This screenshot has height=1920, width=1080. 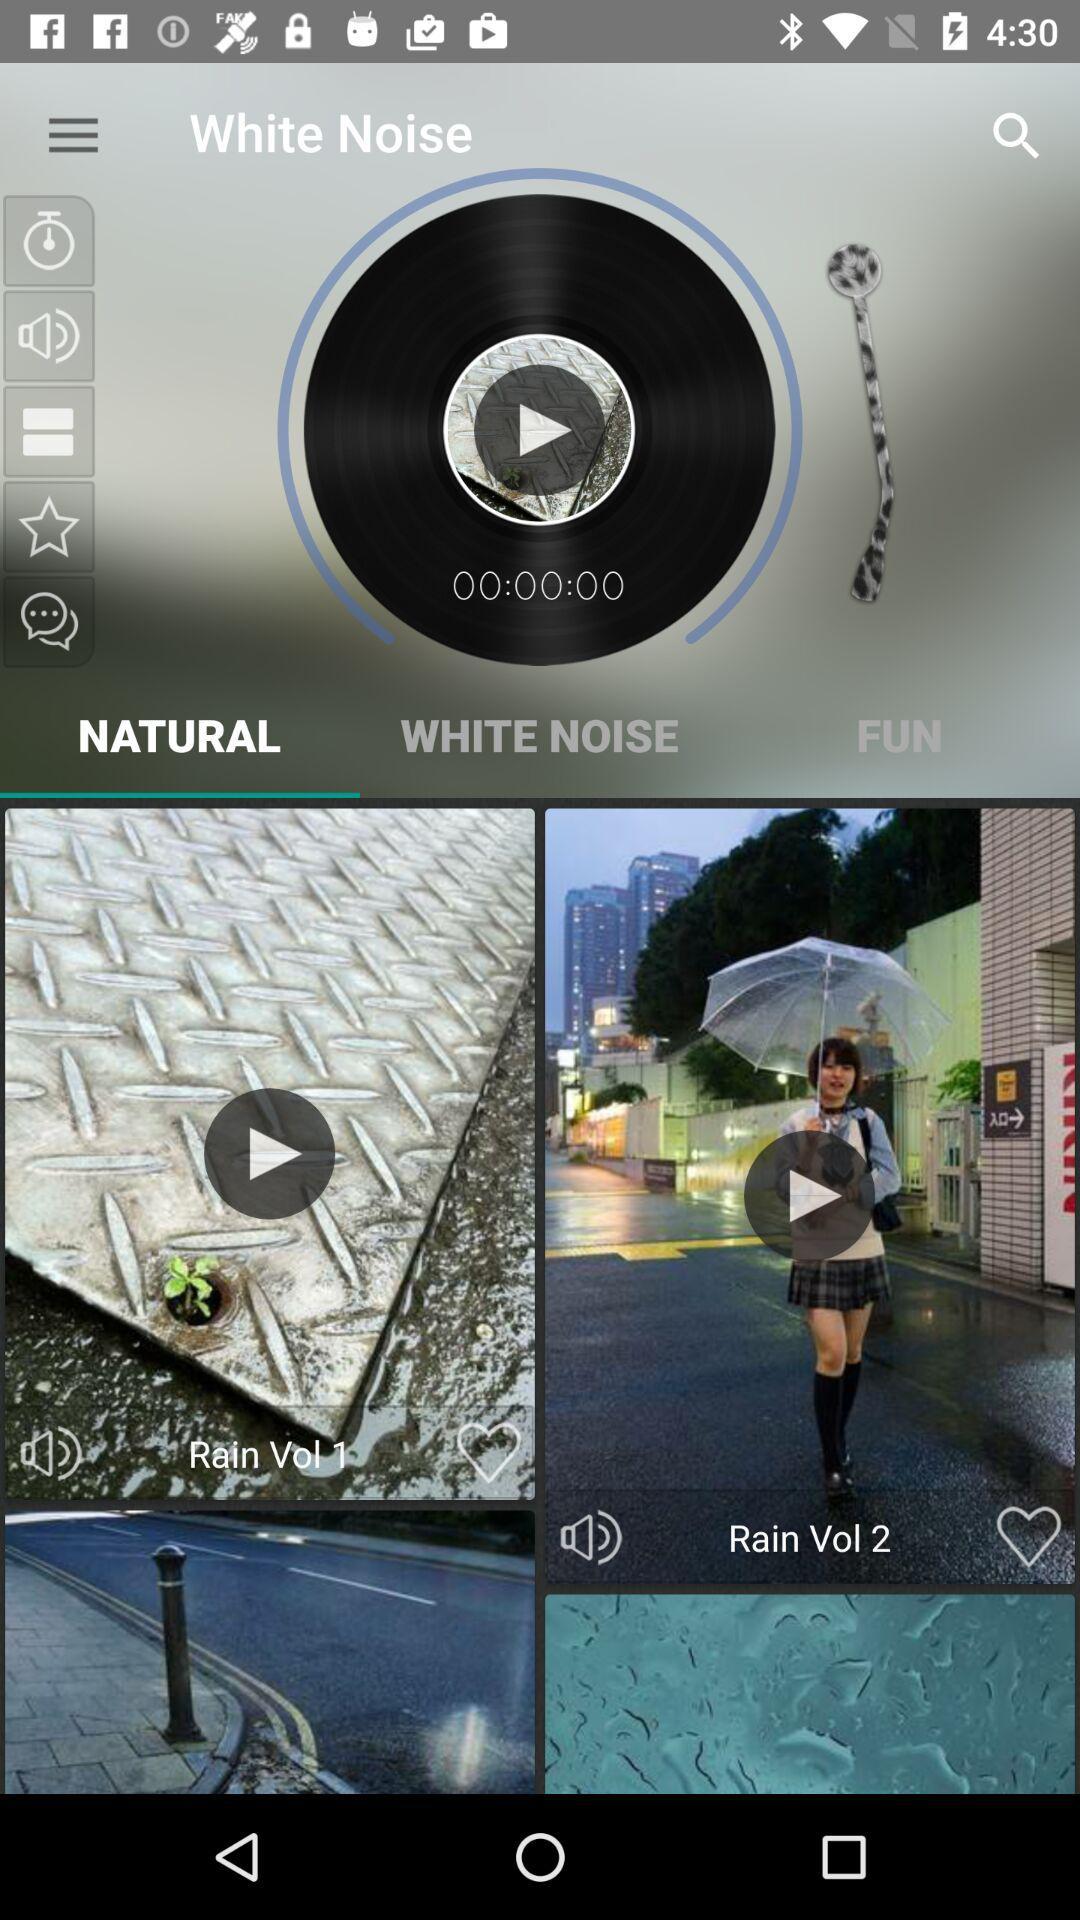 What do you see at coordinates (48, 240) in the screenshot?
I see `the time icon` at bounding box center [48, 240].